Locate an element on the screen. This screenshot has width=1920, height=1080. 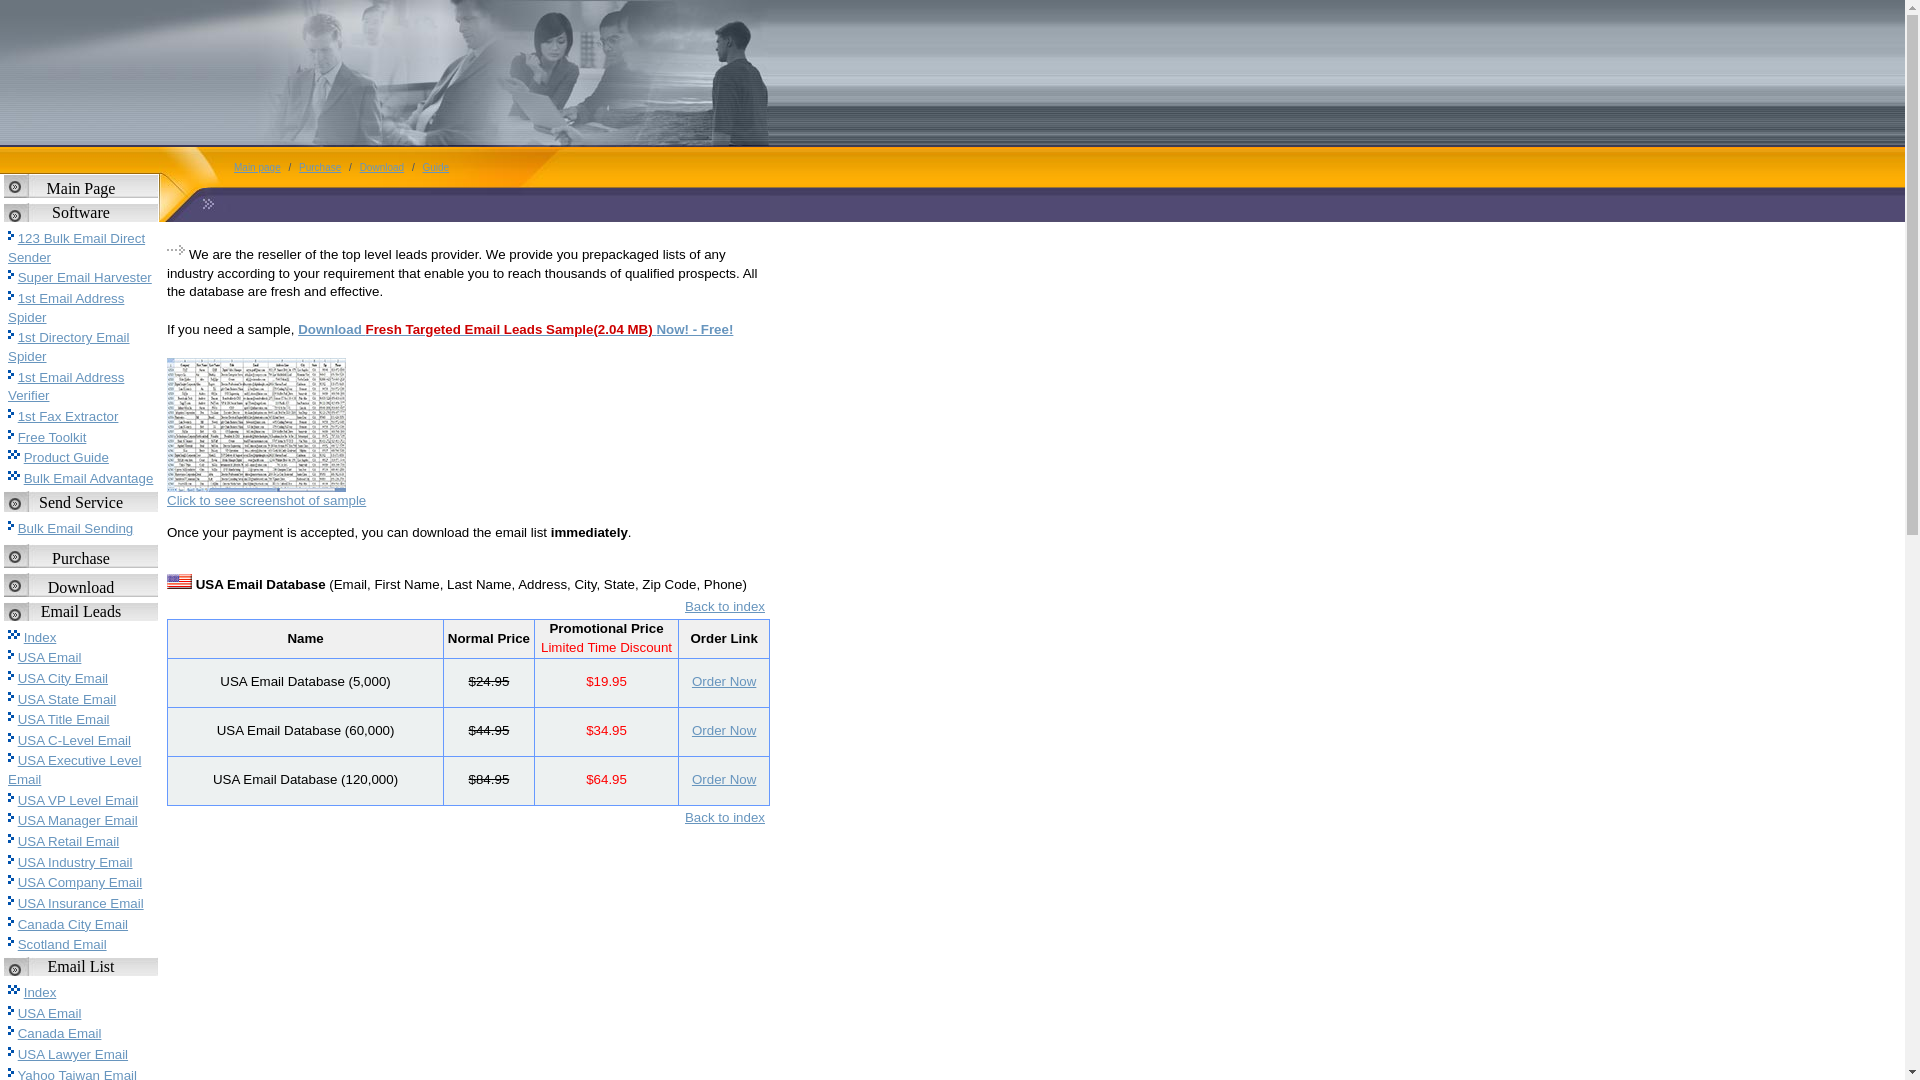
'Back to index' is located at coordinates (723, 817).